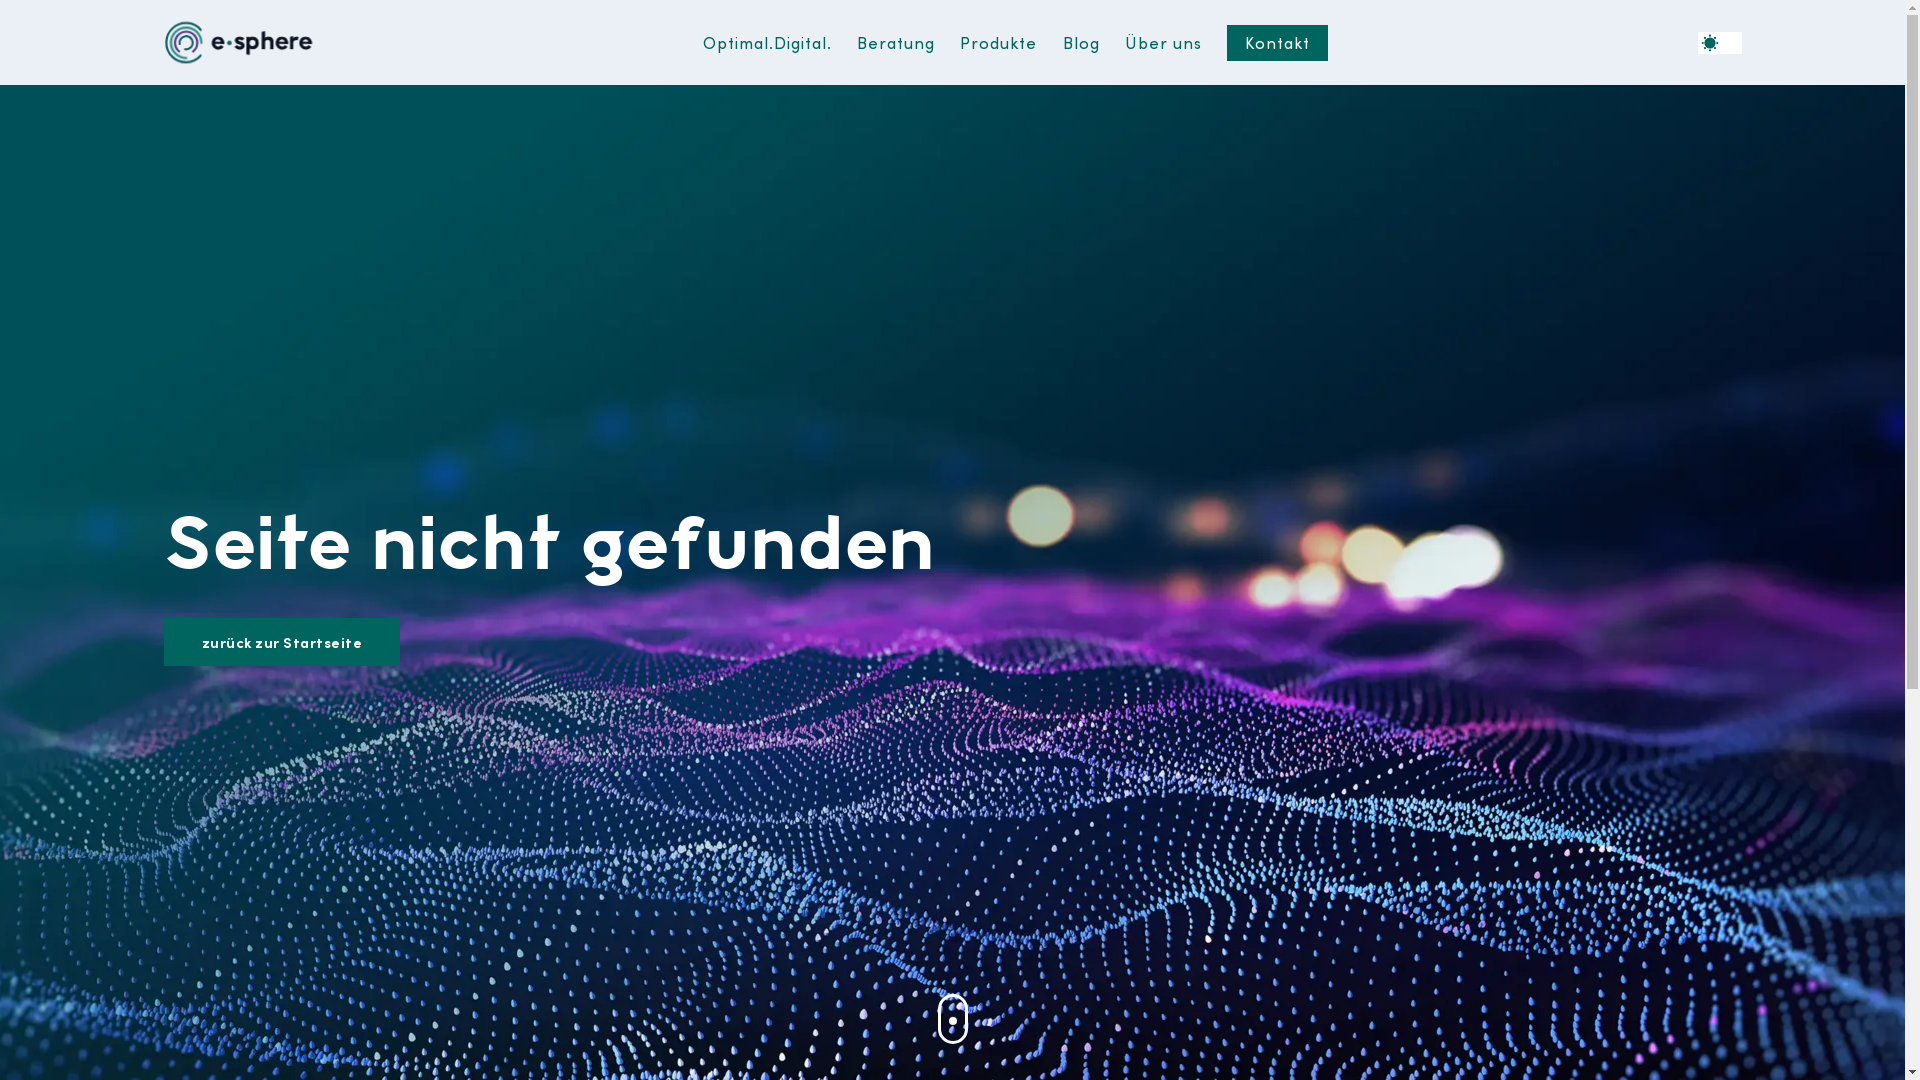 The image size is (1920, 1080). I want to click on 'Blog', so click(1080, 42).